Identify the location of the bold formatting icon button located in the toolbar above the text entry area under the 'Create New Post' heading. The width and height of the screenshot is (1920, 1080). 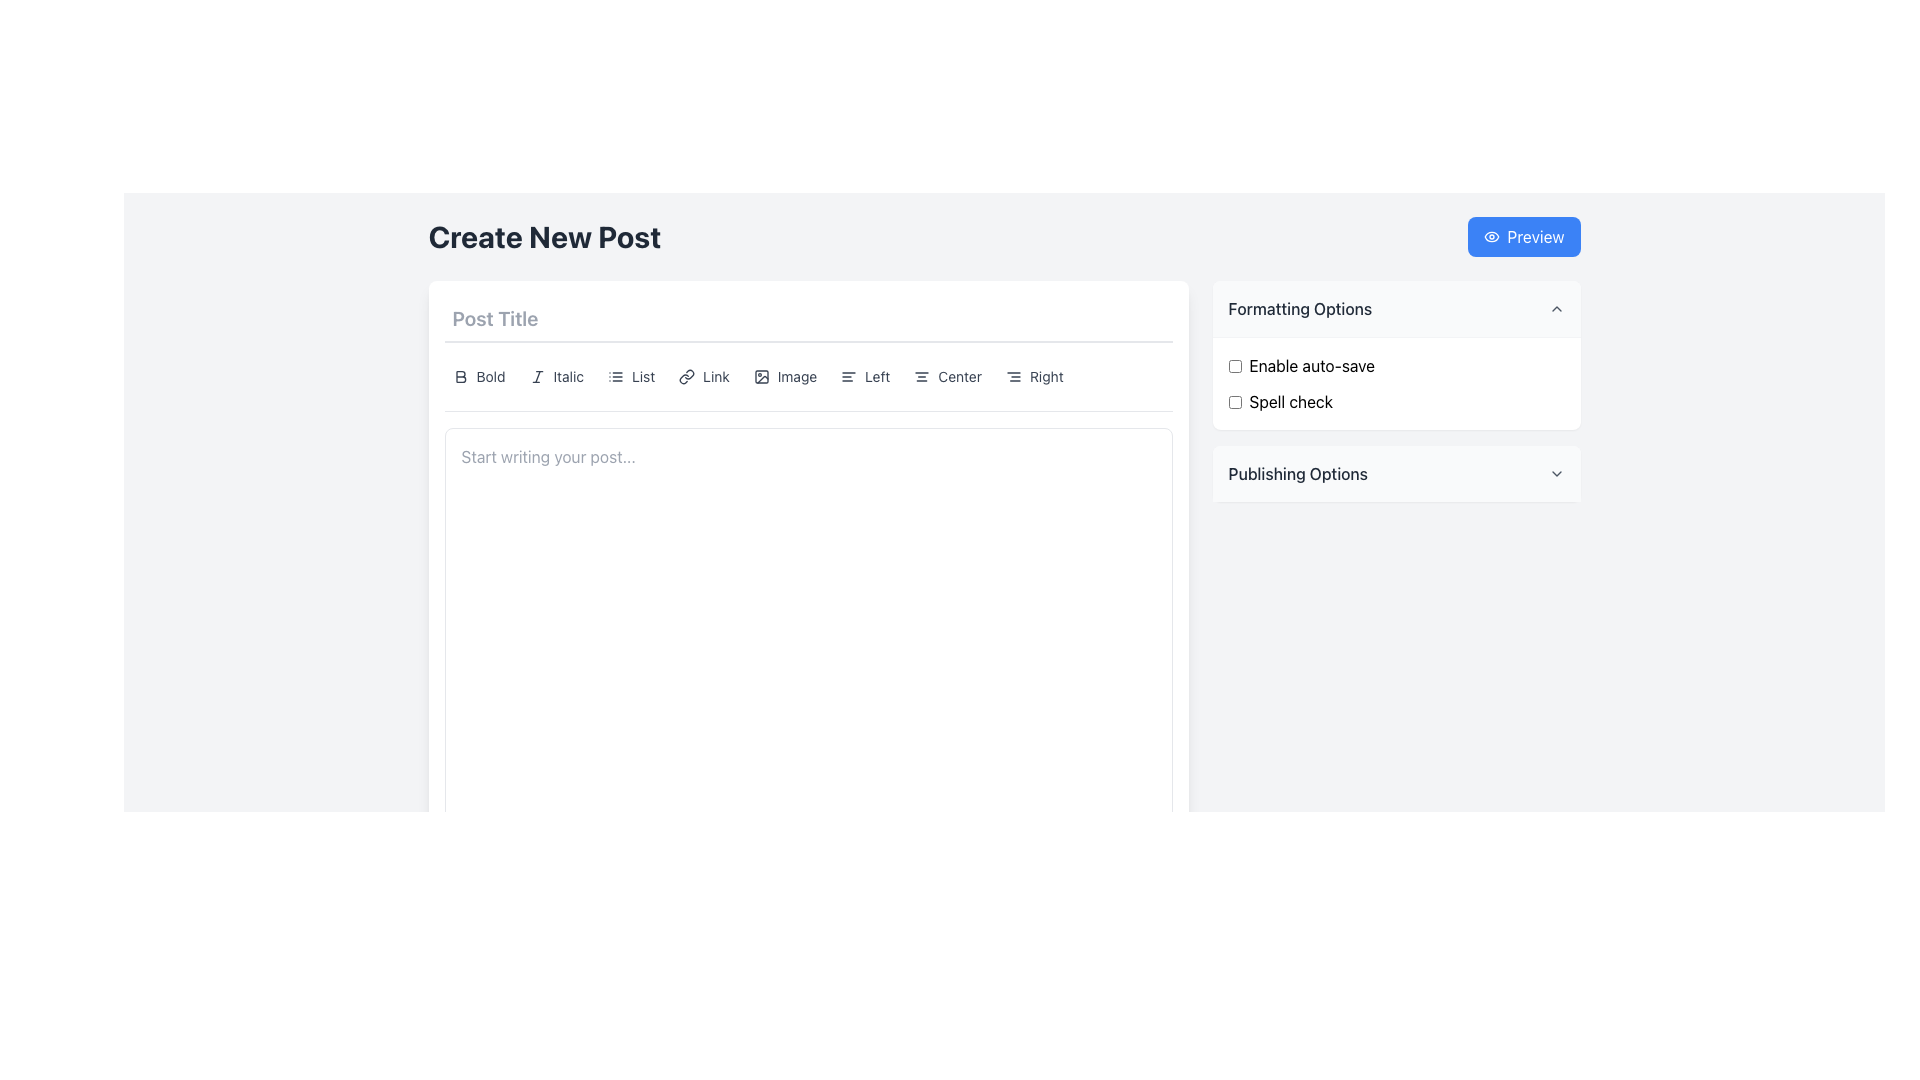
(459, 377).